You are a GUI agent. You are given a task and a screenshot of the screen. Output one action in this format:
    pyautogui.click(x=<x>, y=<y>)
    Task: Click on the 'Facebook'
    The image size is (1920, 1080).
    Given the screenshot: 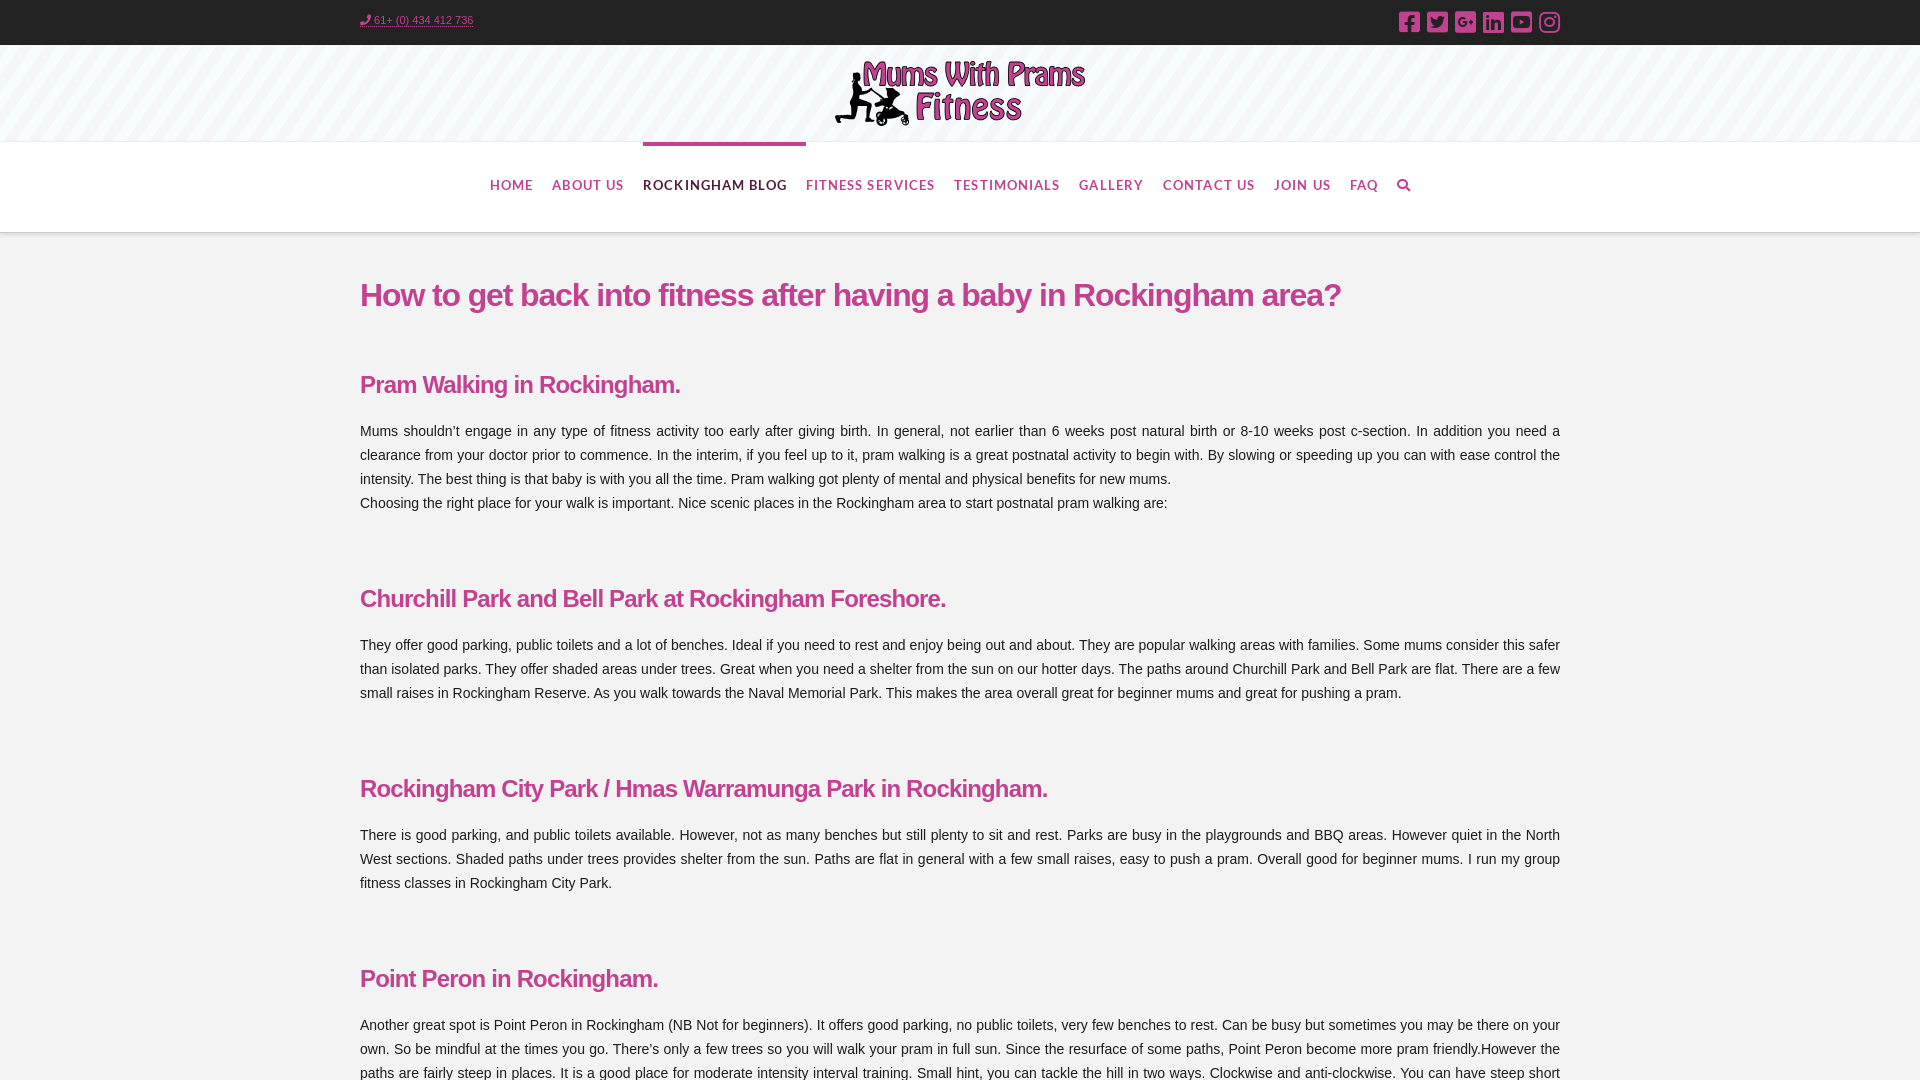 What is the action you would take?
    pyautogui.click(x=1397, y=22)
    